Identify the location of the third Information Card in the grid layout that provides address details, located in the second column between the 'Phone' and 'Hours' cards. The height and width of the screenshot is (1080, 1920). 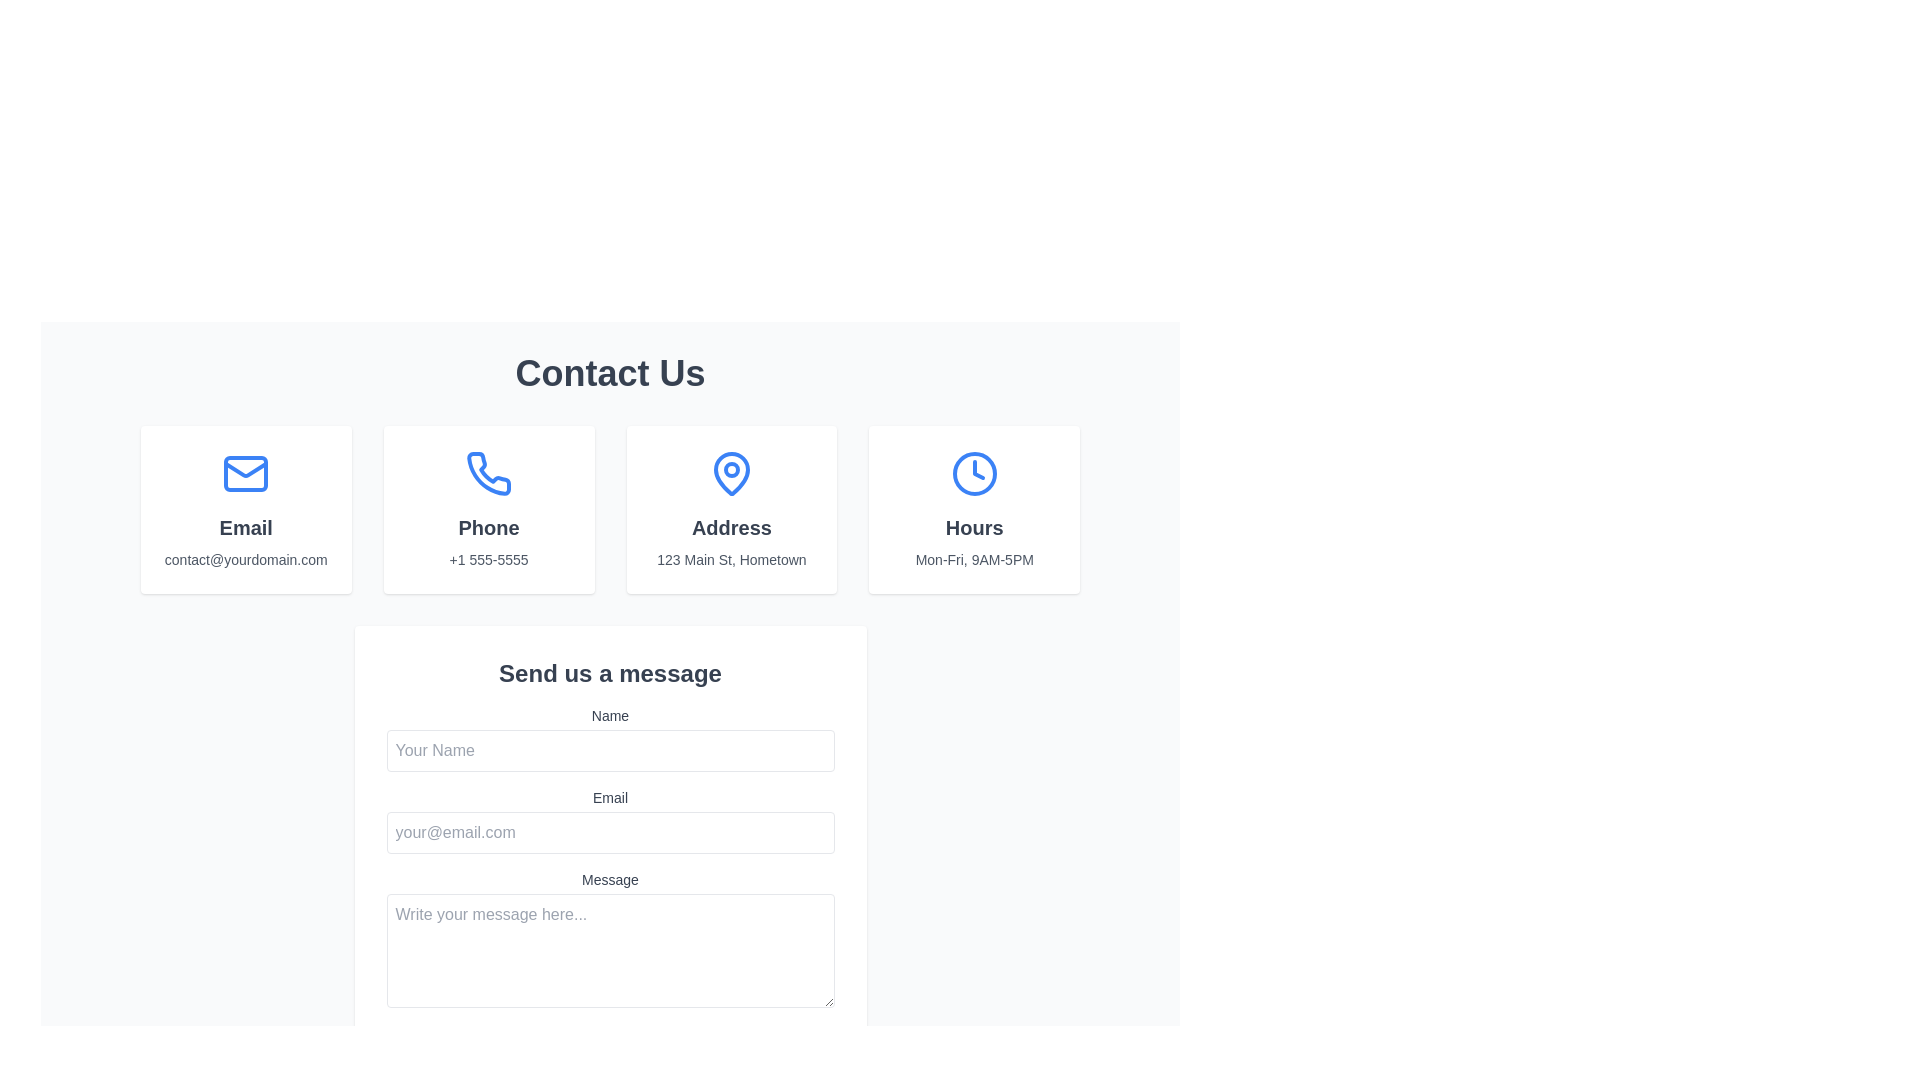
(730, 508).